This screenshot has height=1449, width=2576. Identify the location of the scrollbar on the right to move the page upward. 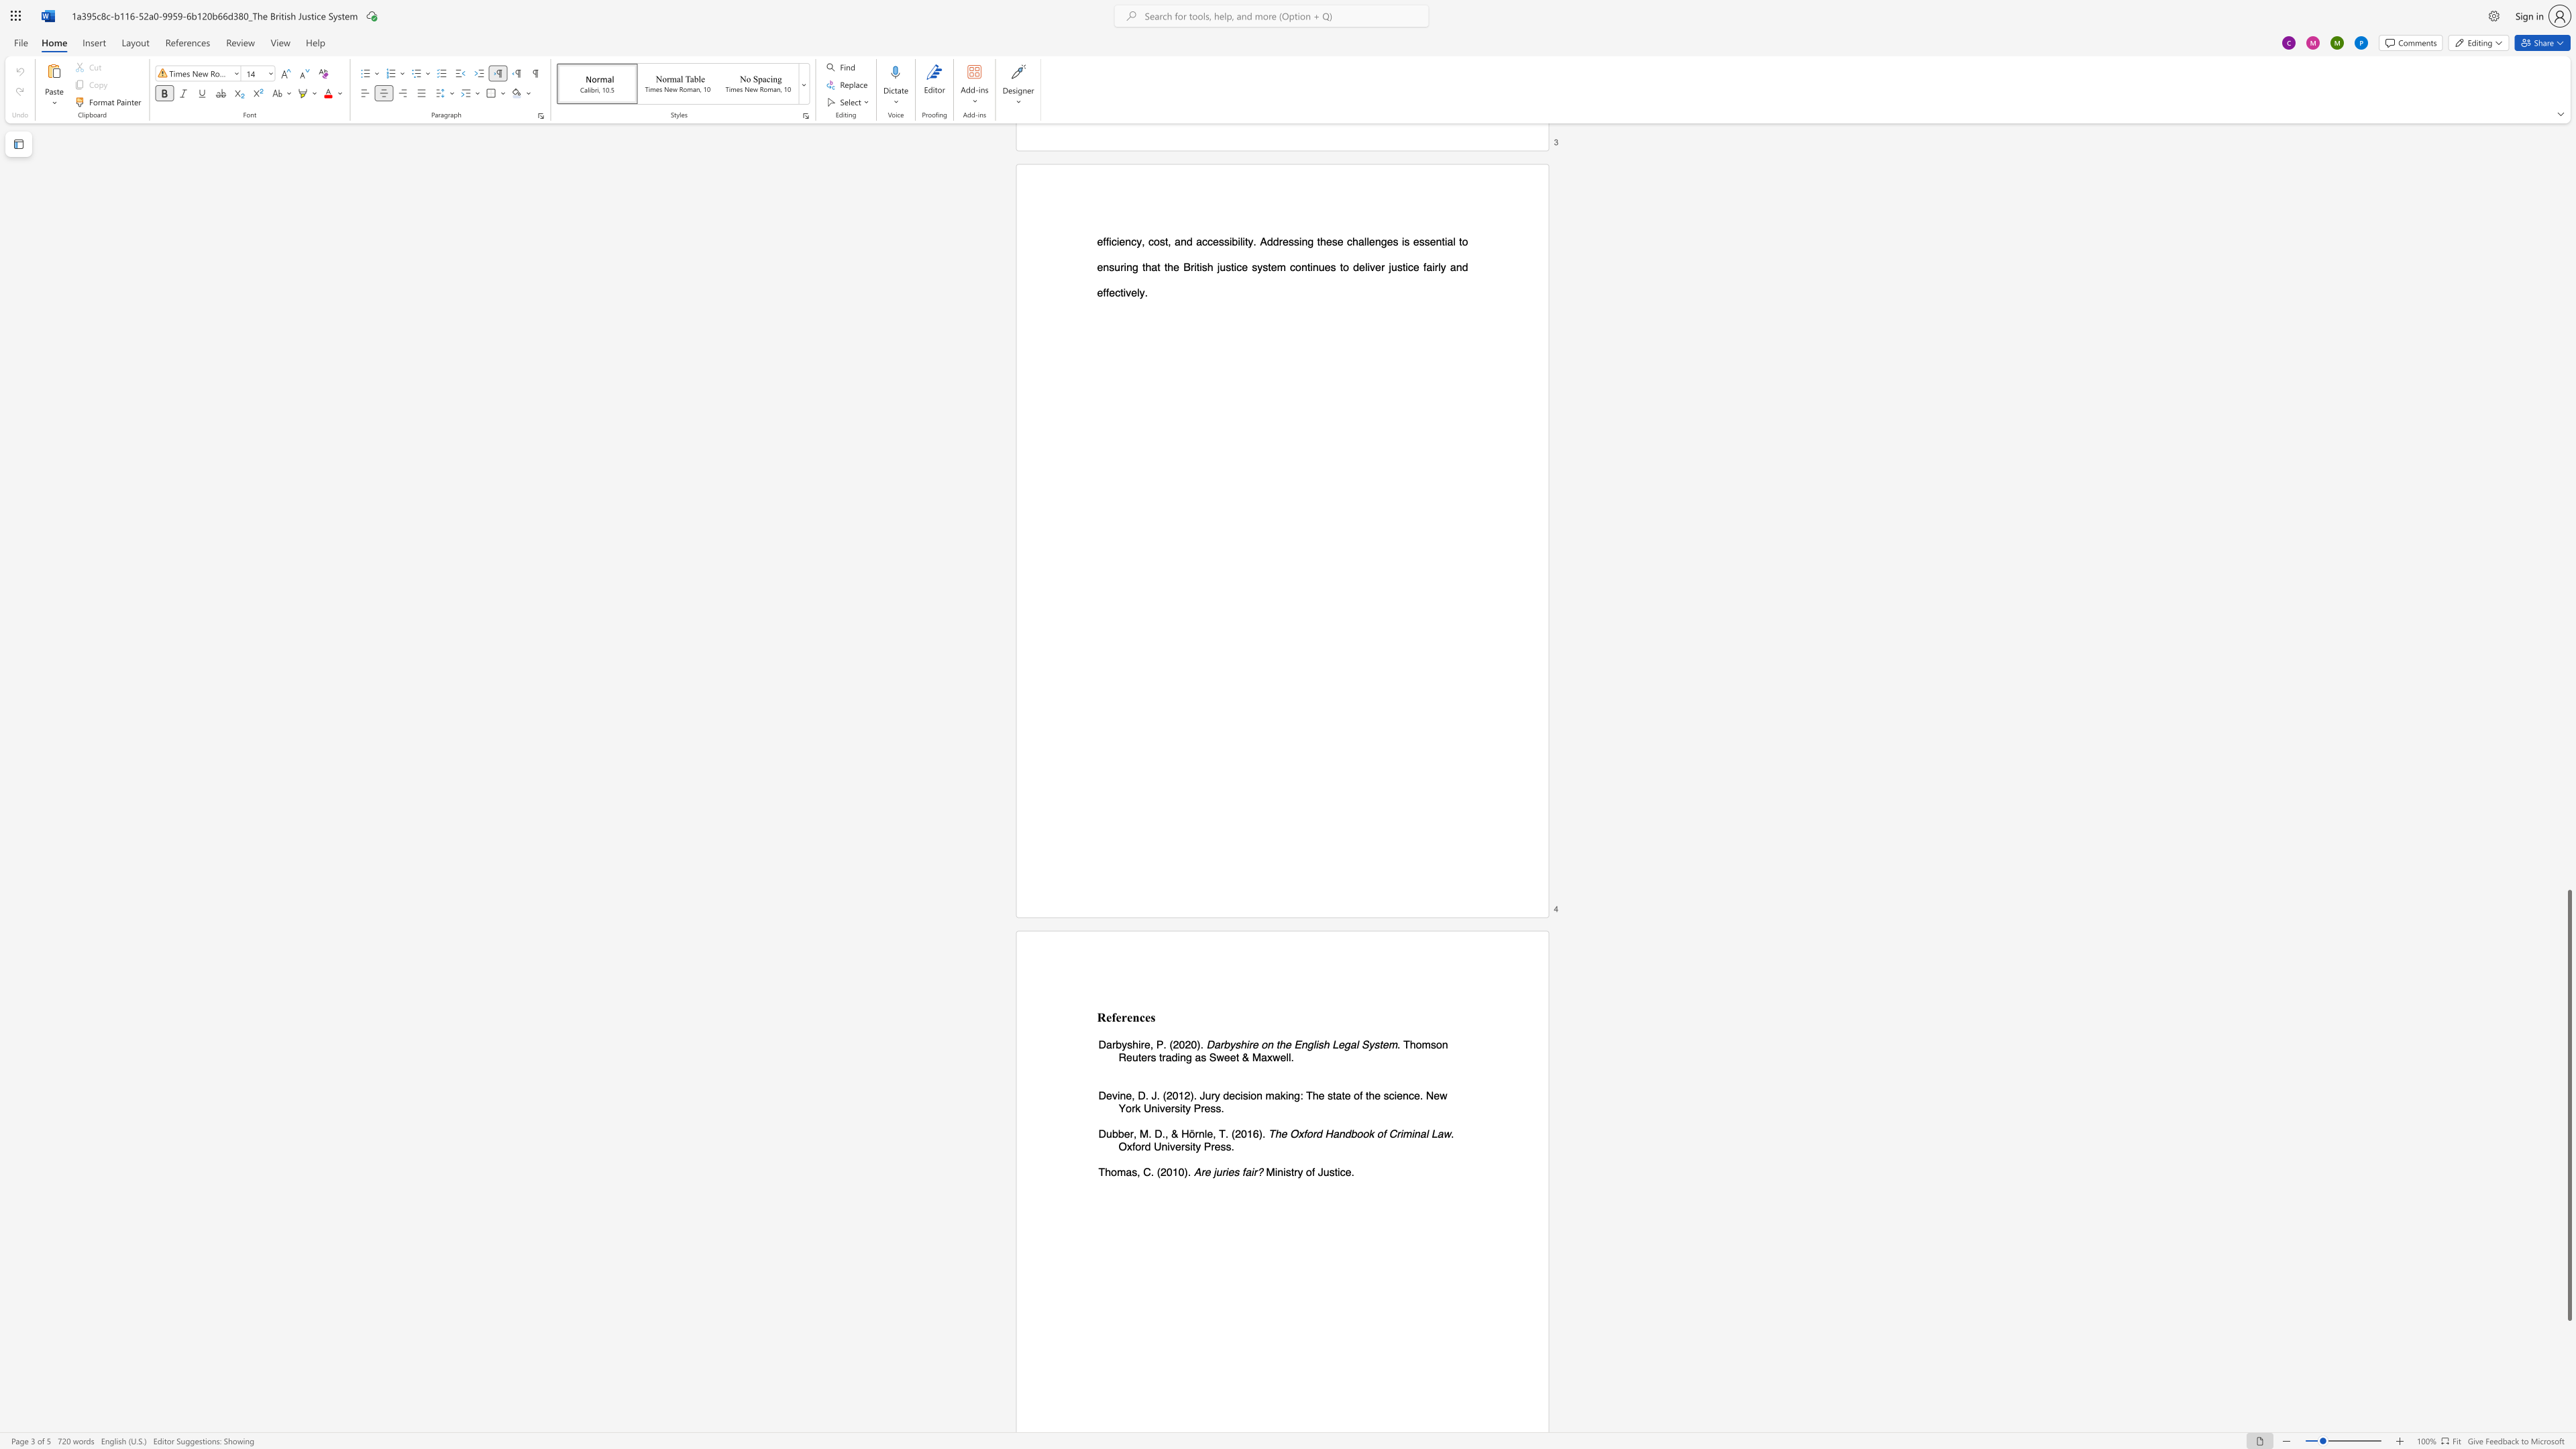
(2568, 181).